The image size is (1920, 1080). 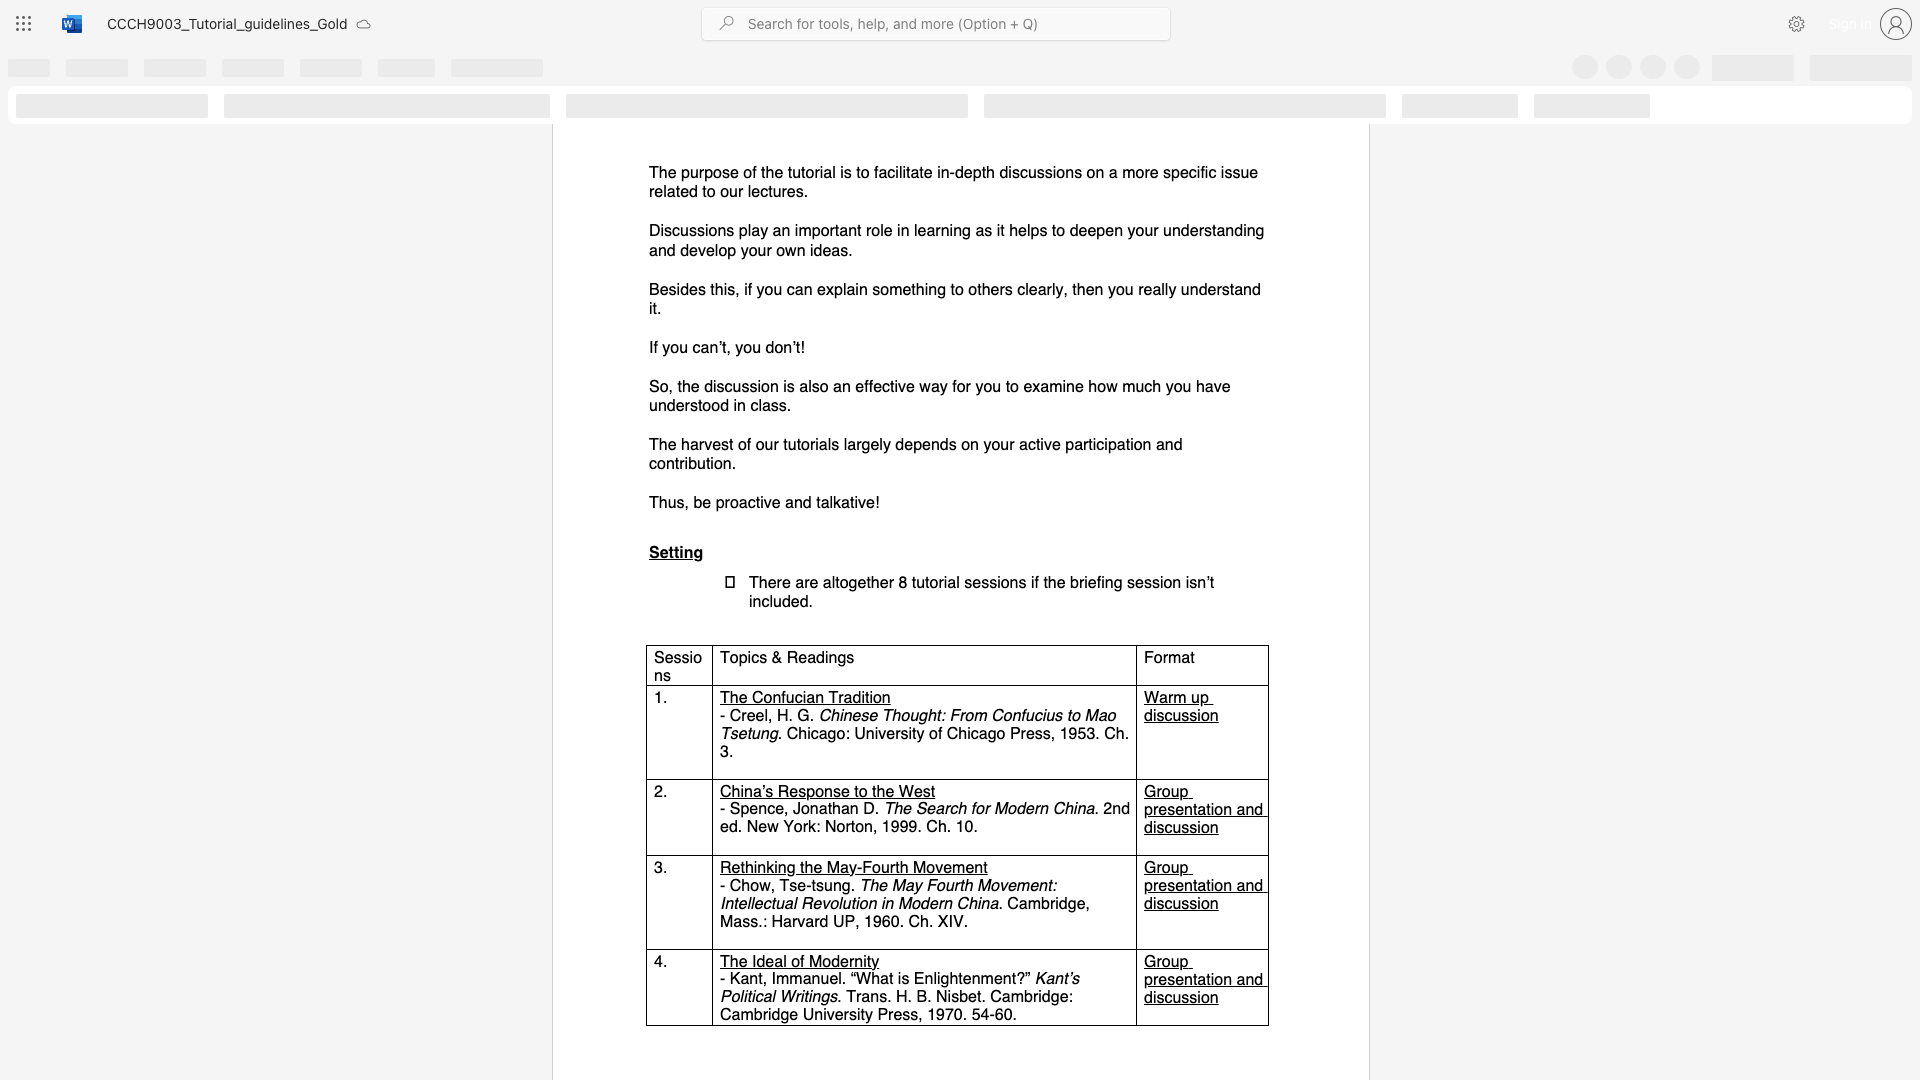 I want to click on the 1th character "o" in the text, so click(x=840, y=733).